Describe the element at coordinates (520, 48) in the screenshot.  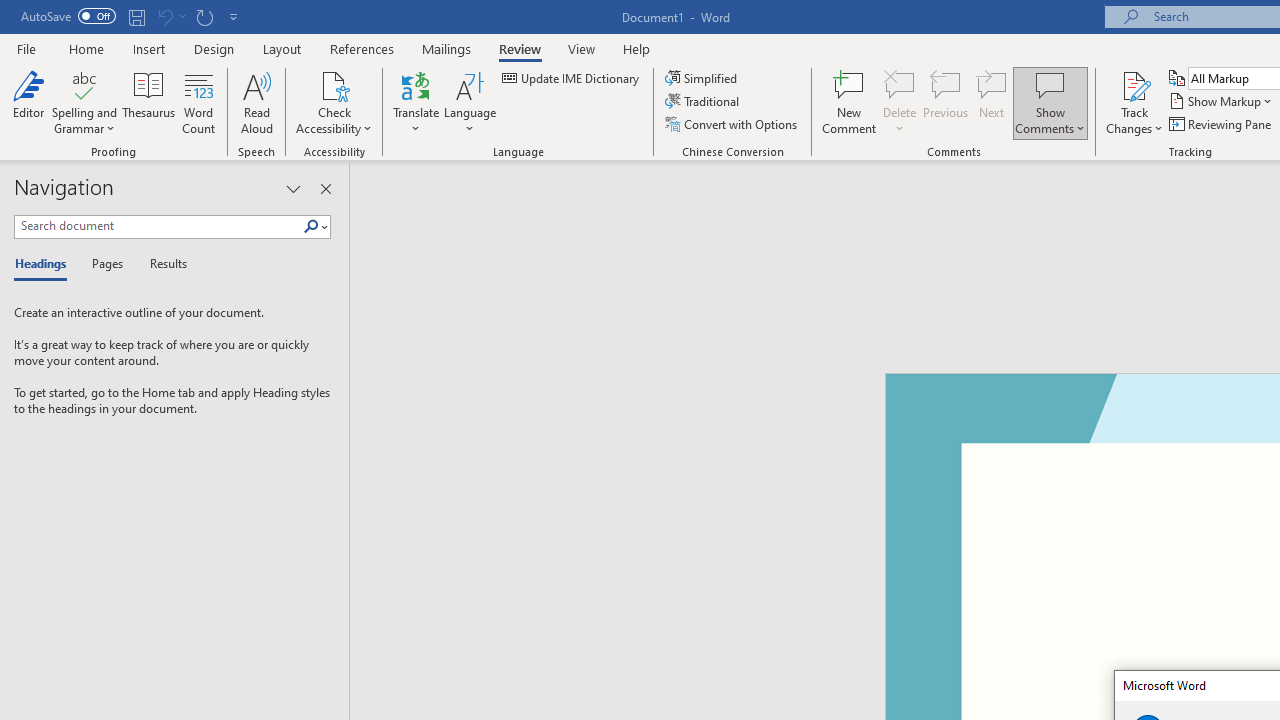
I see `'Review'` at that location.